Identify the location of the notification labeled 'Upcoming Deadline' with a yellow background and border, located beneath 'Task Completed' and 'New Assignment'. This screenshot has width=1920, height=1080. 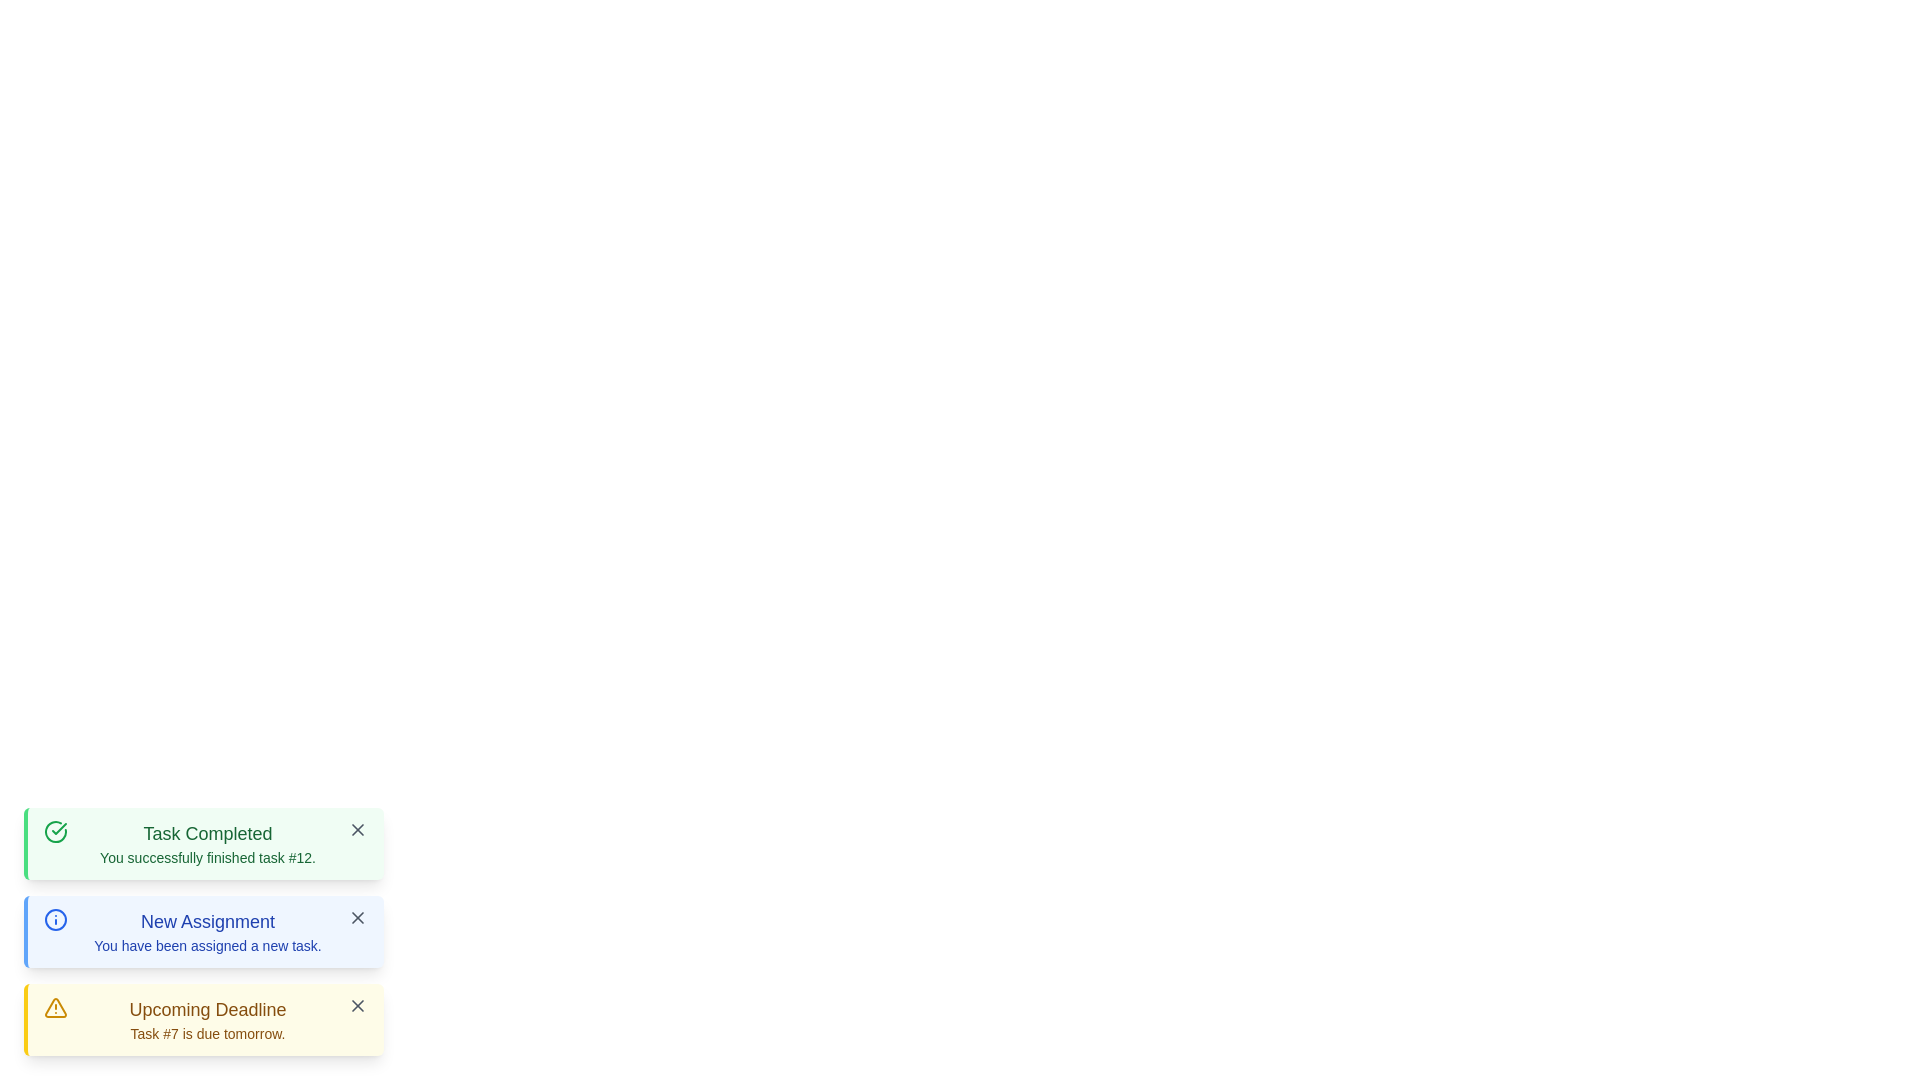
(207, 1019).